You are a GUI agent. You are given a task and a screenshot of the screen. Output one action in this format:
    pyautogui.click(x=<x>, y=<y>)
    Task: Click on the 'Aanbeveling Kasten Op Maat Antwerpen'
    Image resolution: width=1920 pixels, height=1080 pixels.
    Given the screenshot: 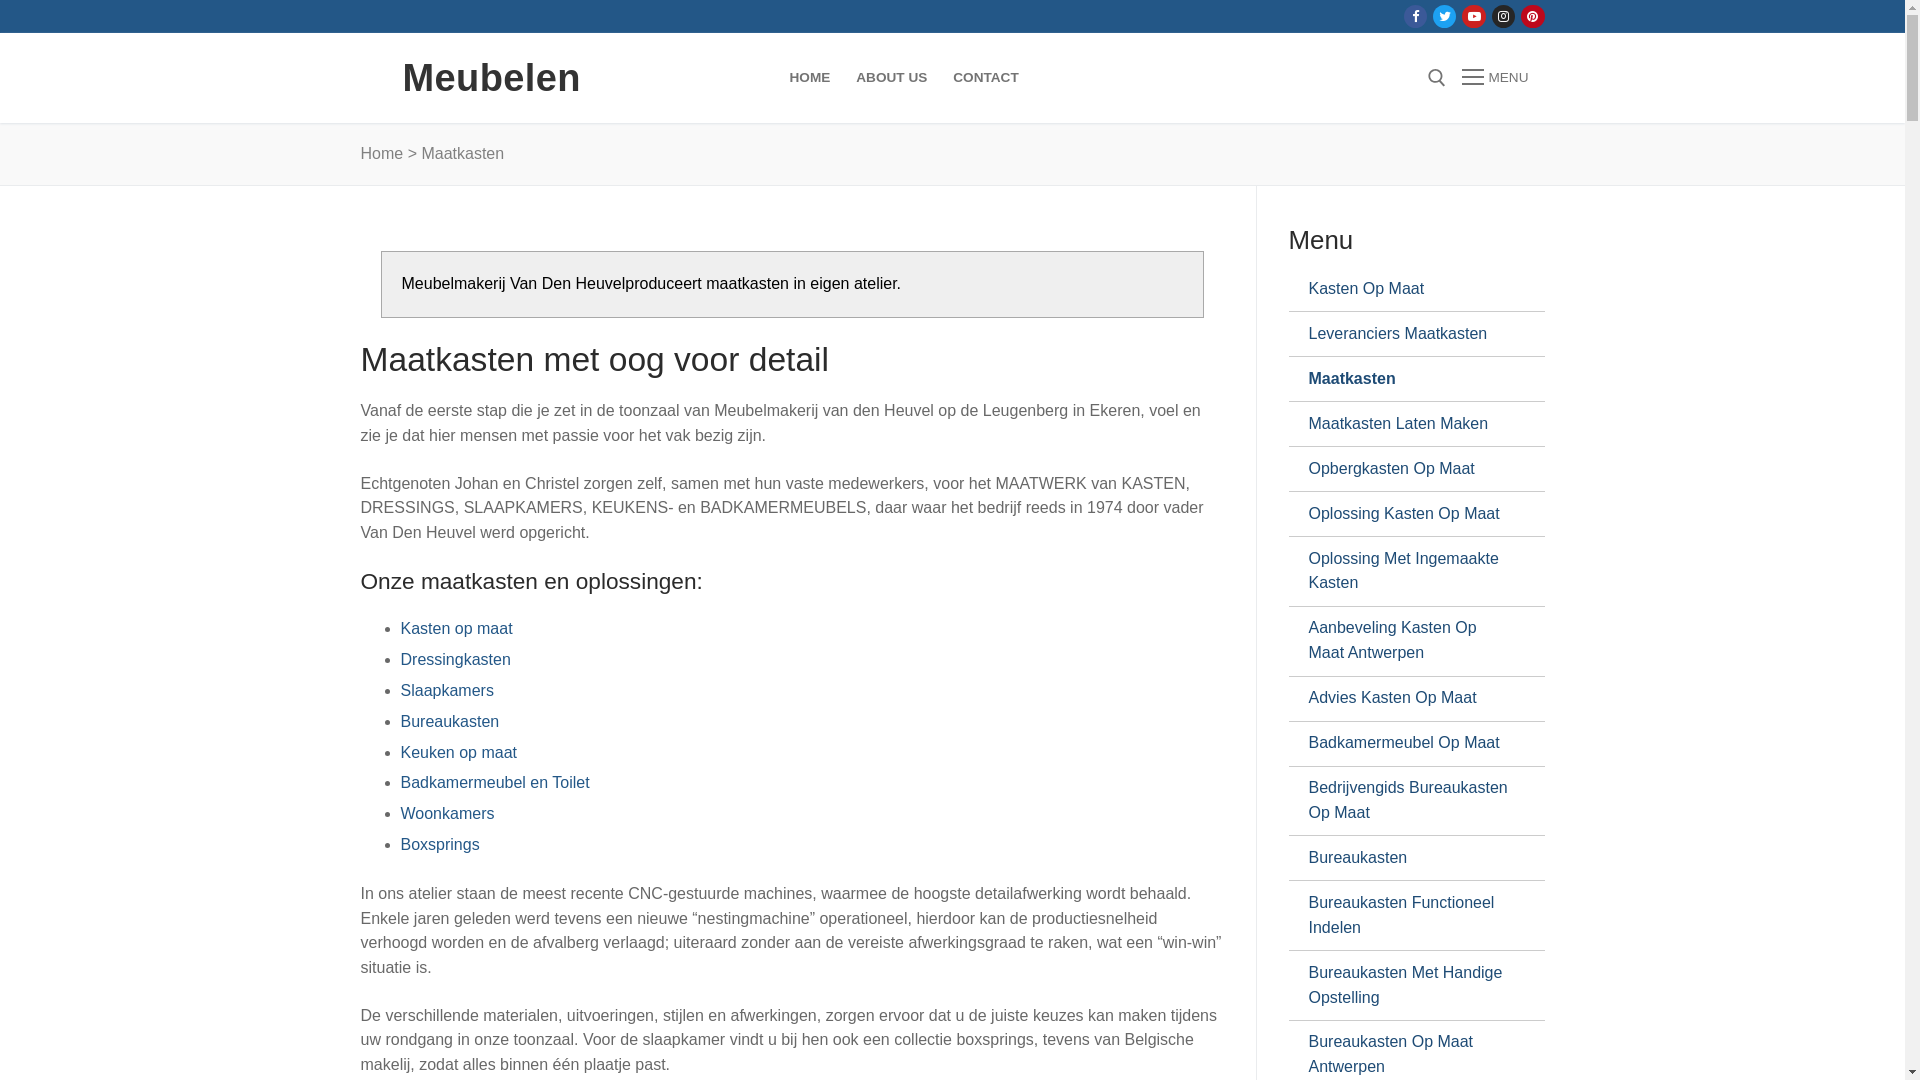 What is the action you would take?
    pyautogui.click(x=1406, y=641)
    